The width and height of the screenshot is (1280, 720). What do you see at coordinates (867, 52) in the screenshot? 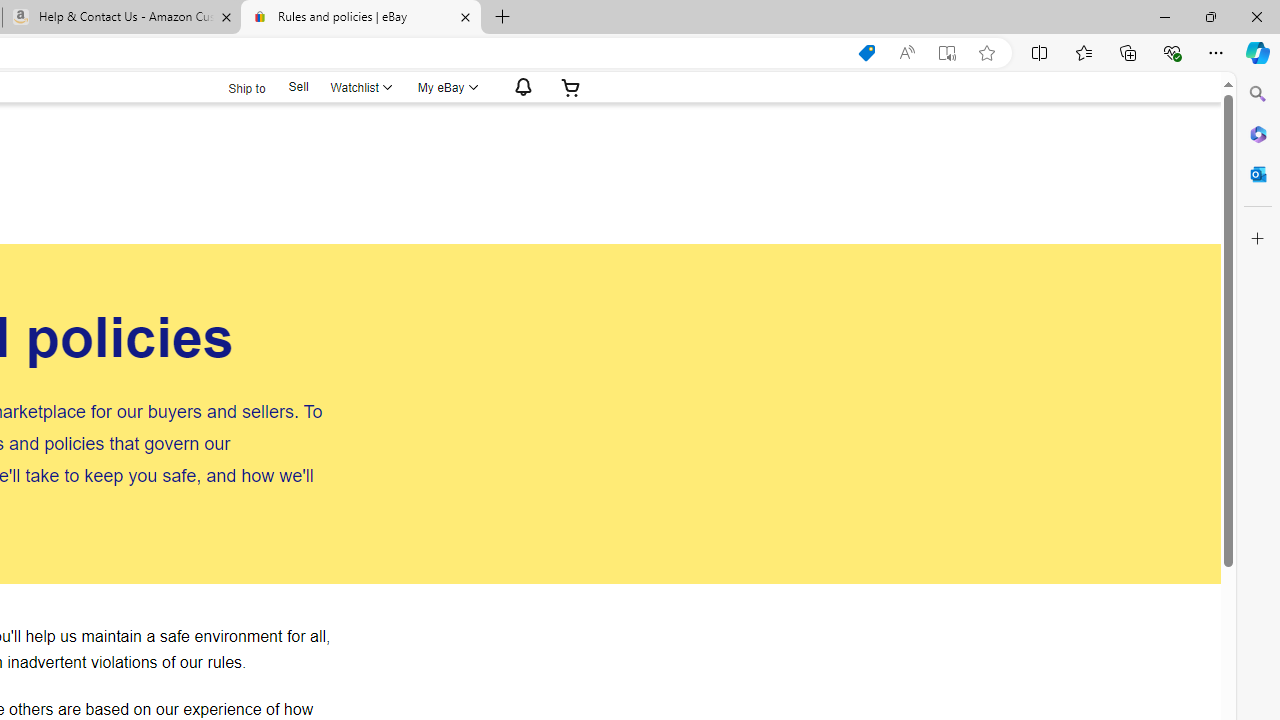
I see `'This site has coupons! Shopping in Microsoft Edge'` at bounding box center [867, 52].